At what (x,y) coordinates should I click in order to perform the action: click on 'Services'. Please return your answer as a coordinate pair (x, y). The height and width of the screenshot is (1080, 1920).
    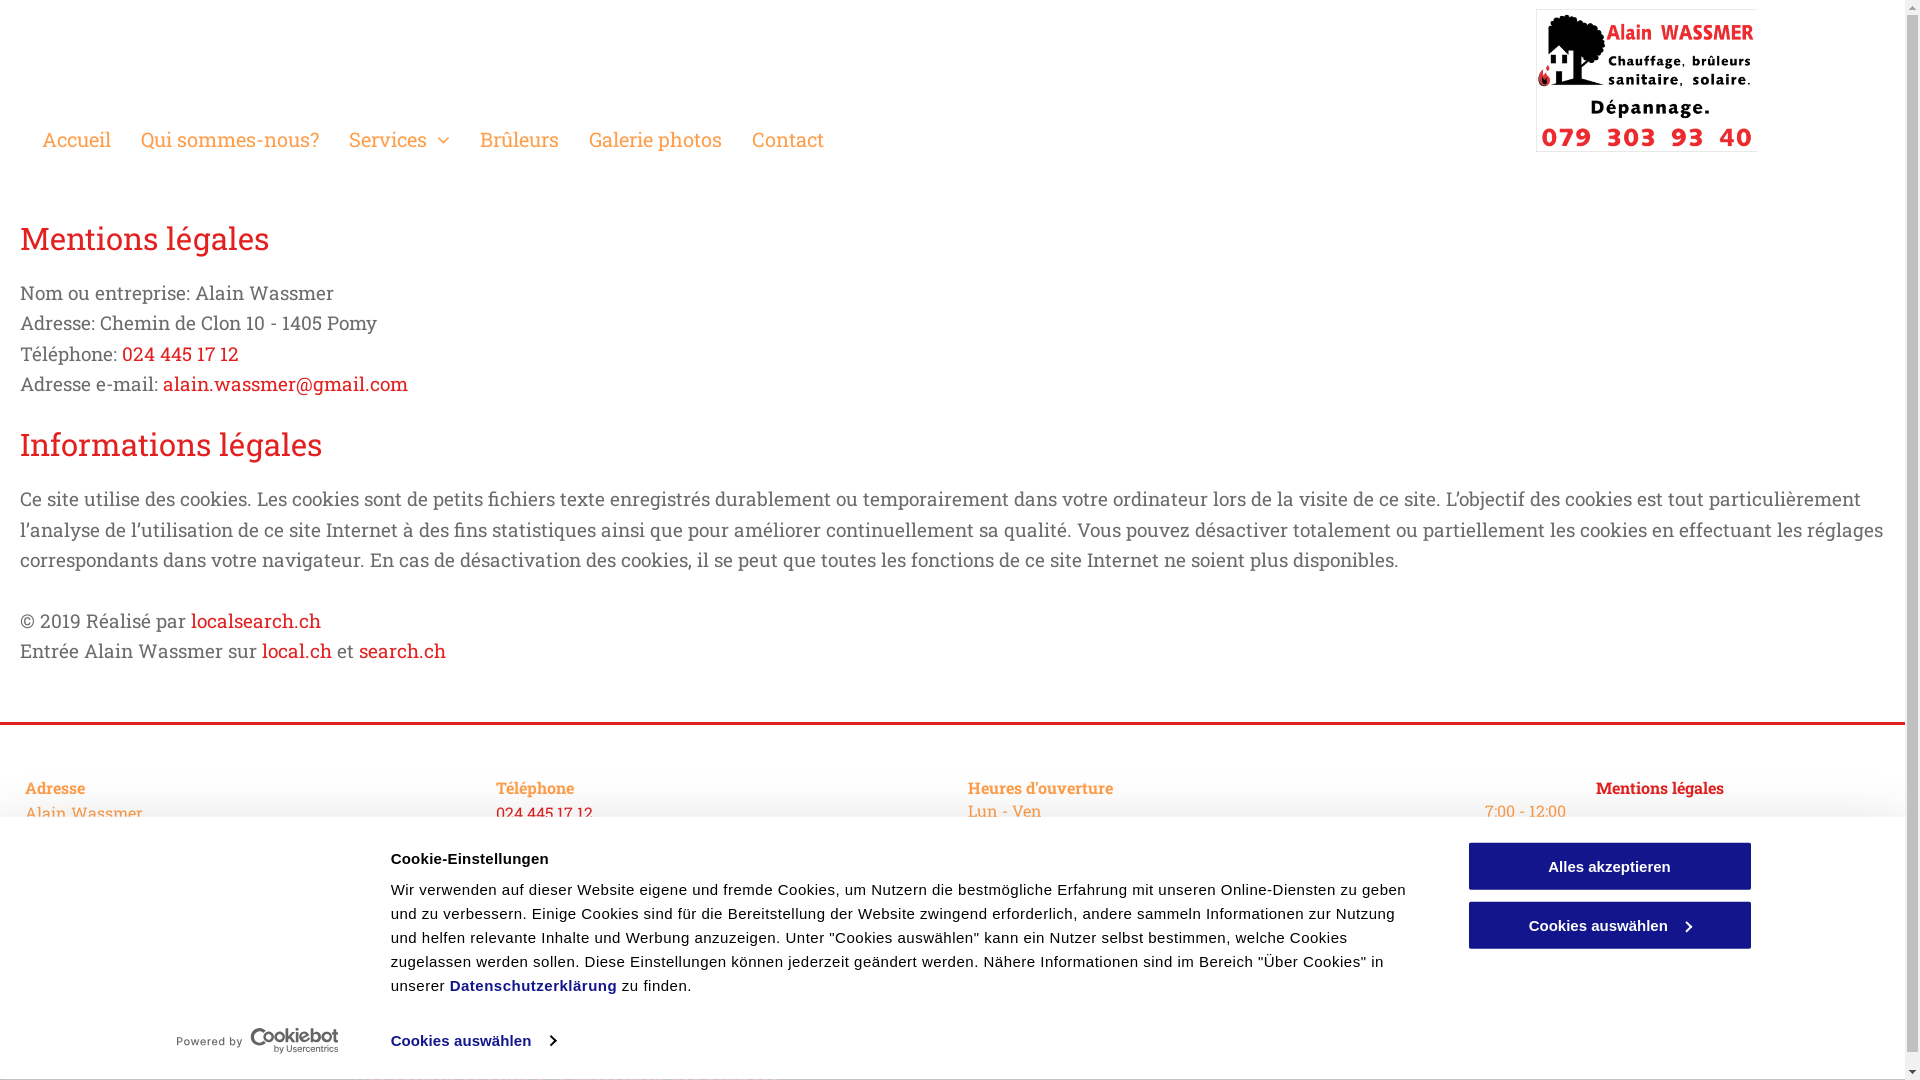
    Looking at the image, I should click on (413, 137).